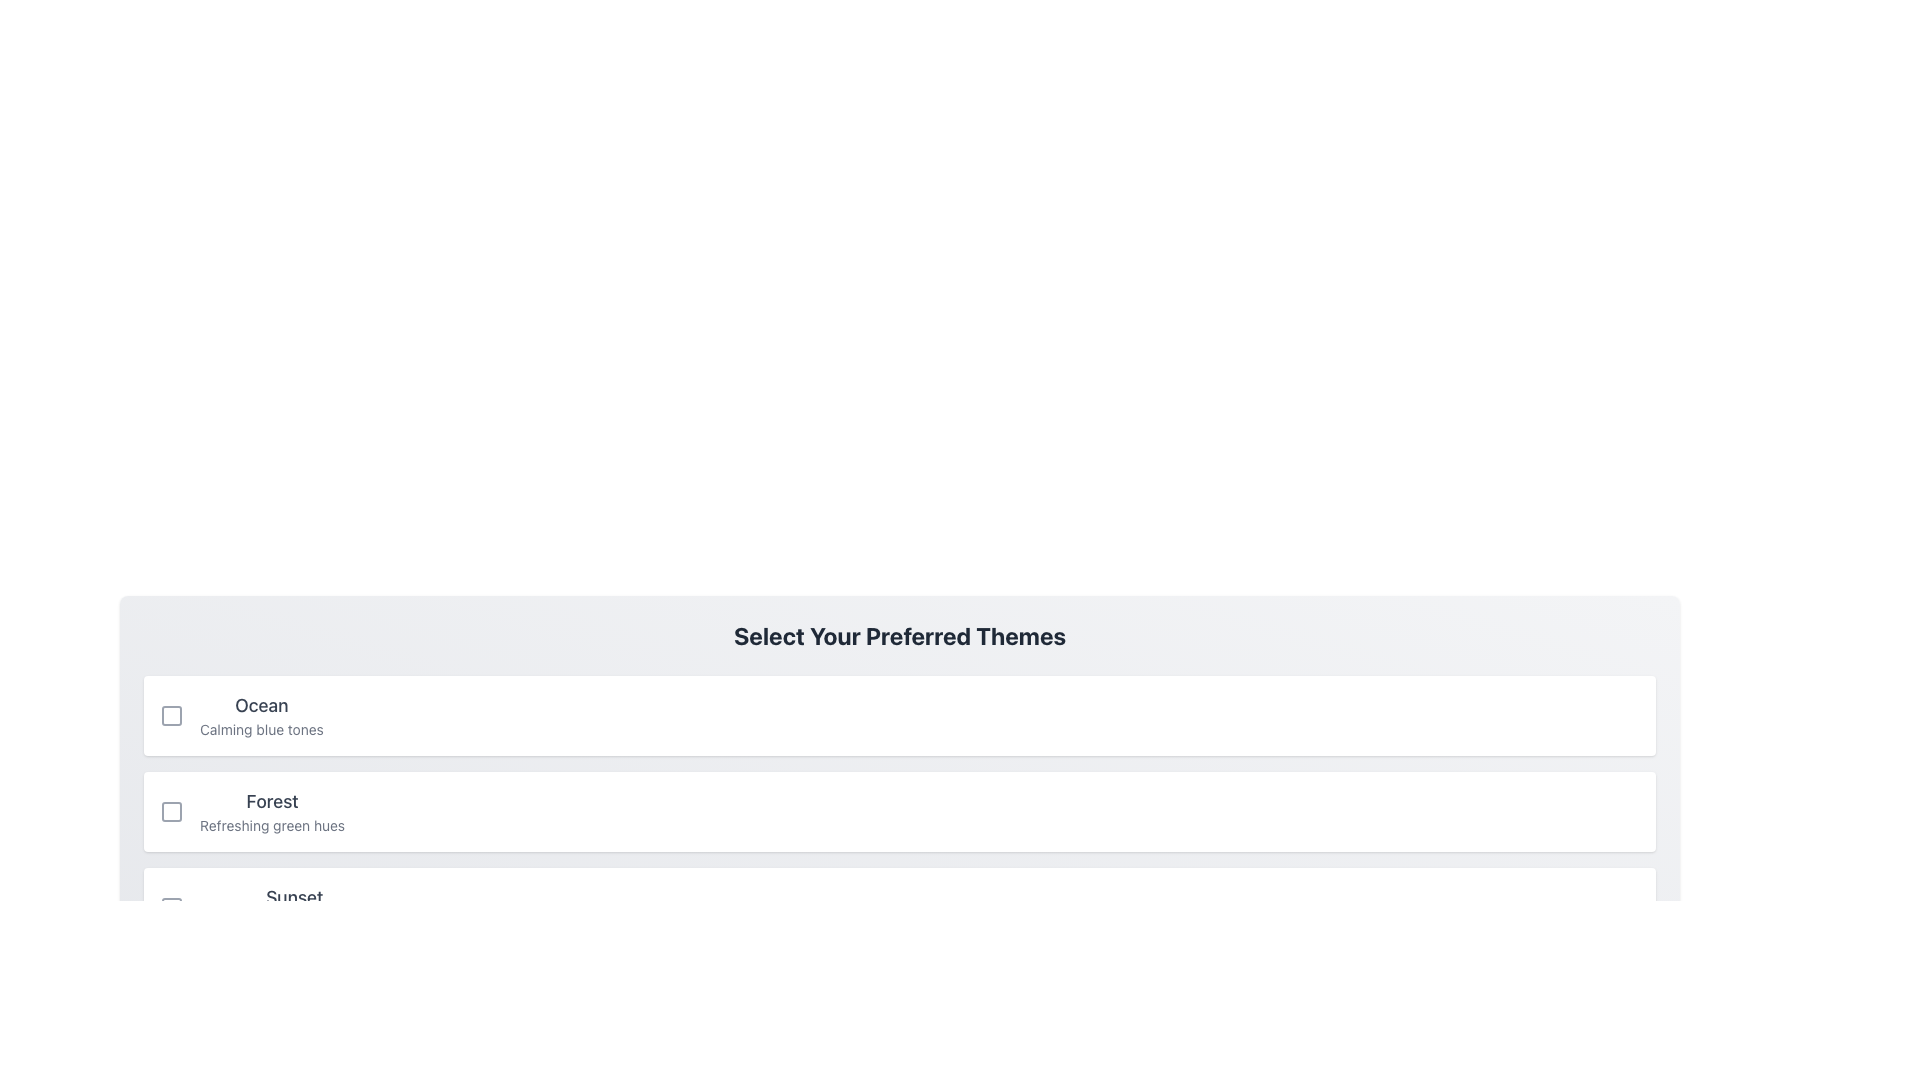 This screenshot has height=1080, width=1920. I want to click on the descriptive subtitle text label located below the 'Ocean' title, so click(260, 729).